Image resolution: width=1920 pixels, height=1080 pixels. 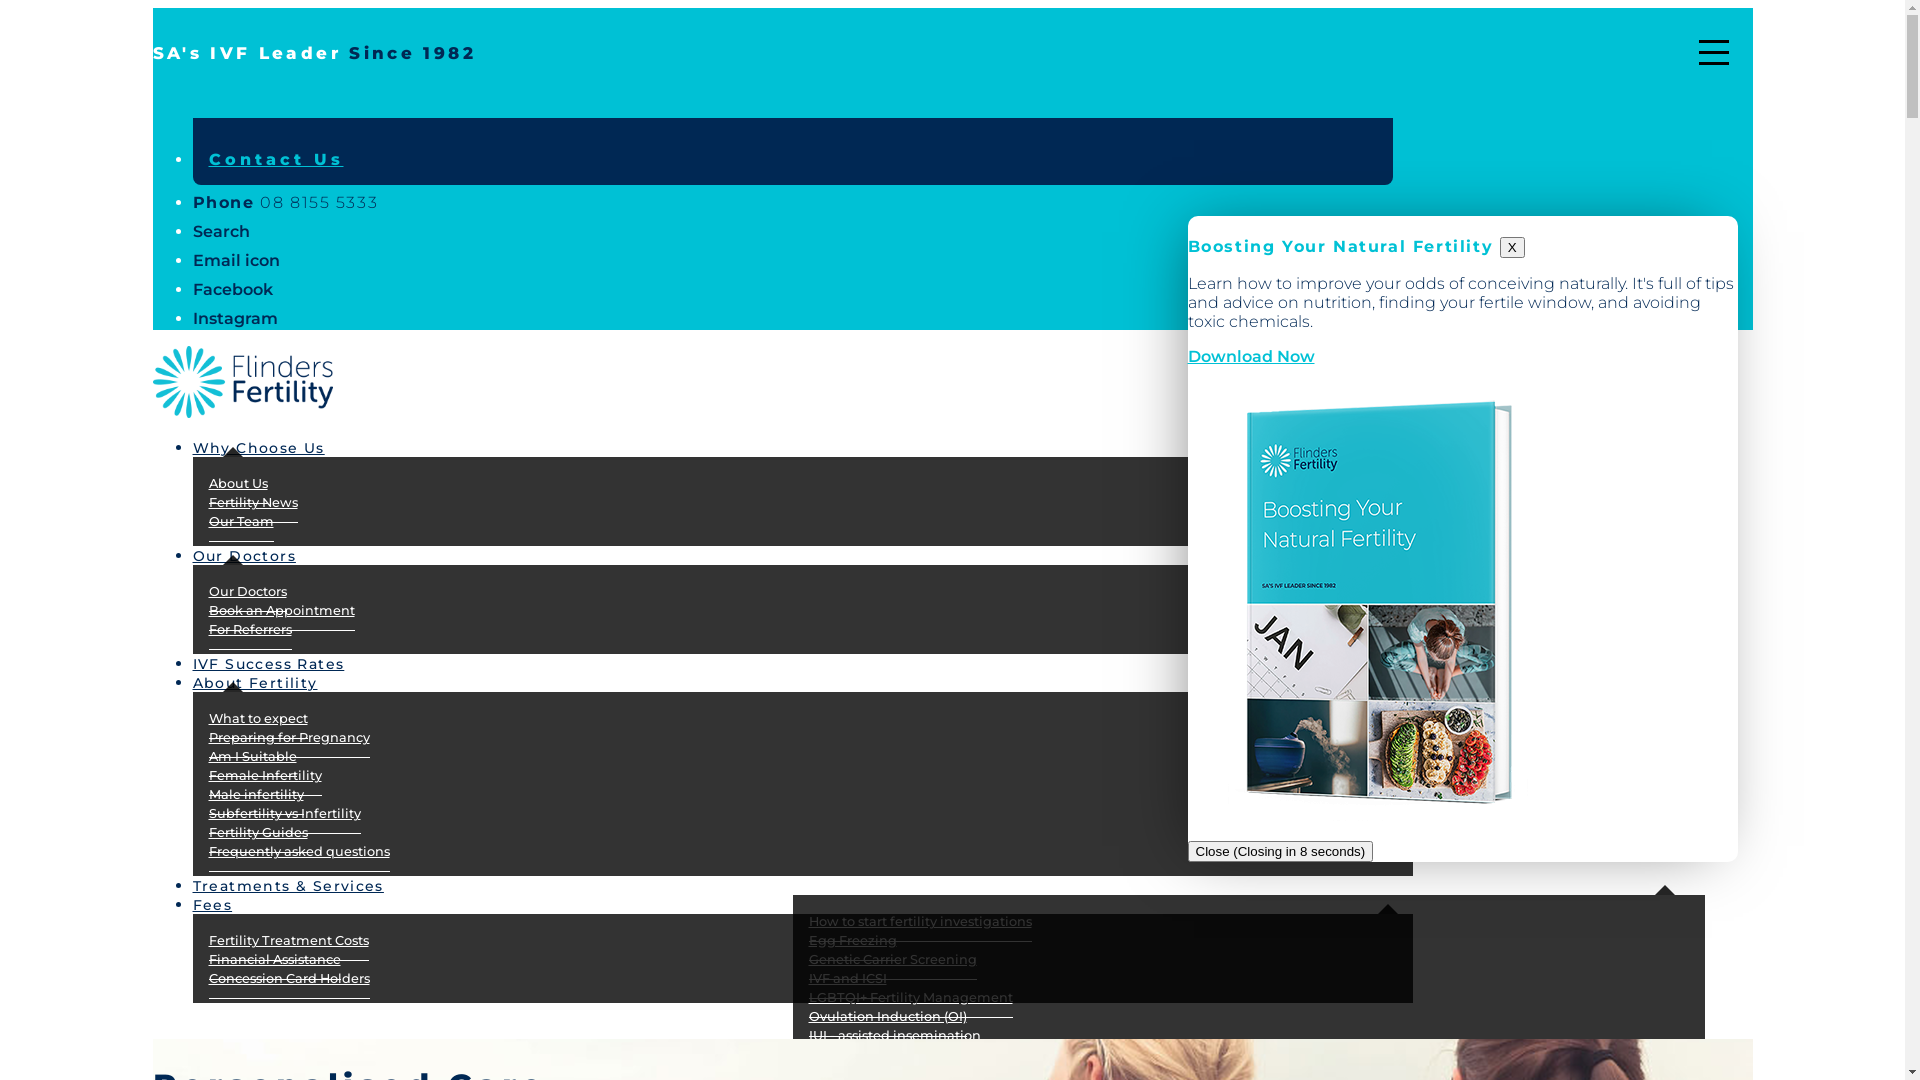 I want to click on 'IVF and ICSI', so click(x=846, y=978).